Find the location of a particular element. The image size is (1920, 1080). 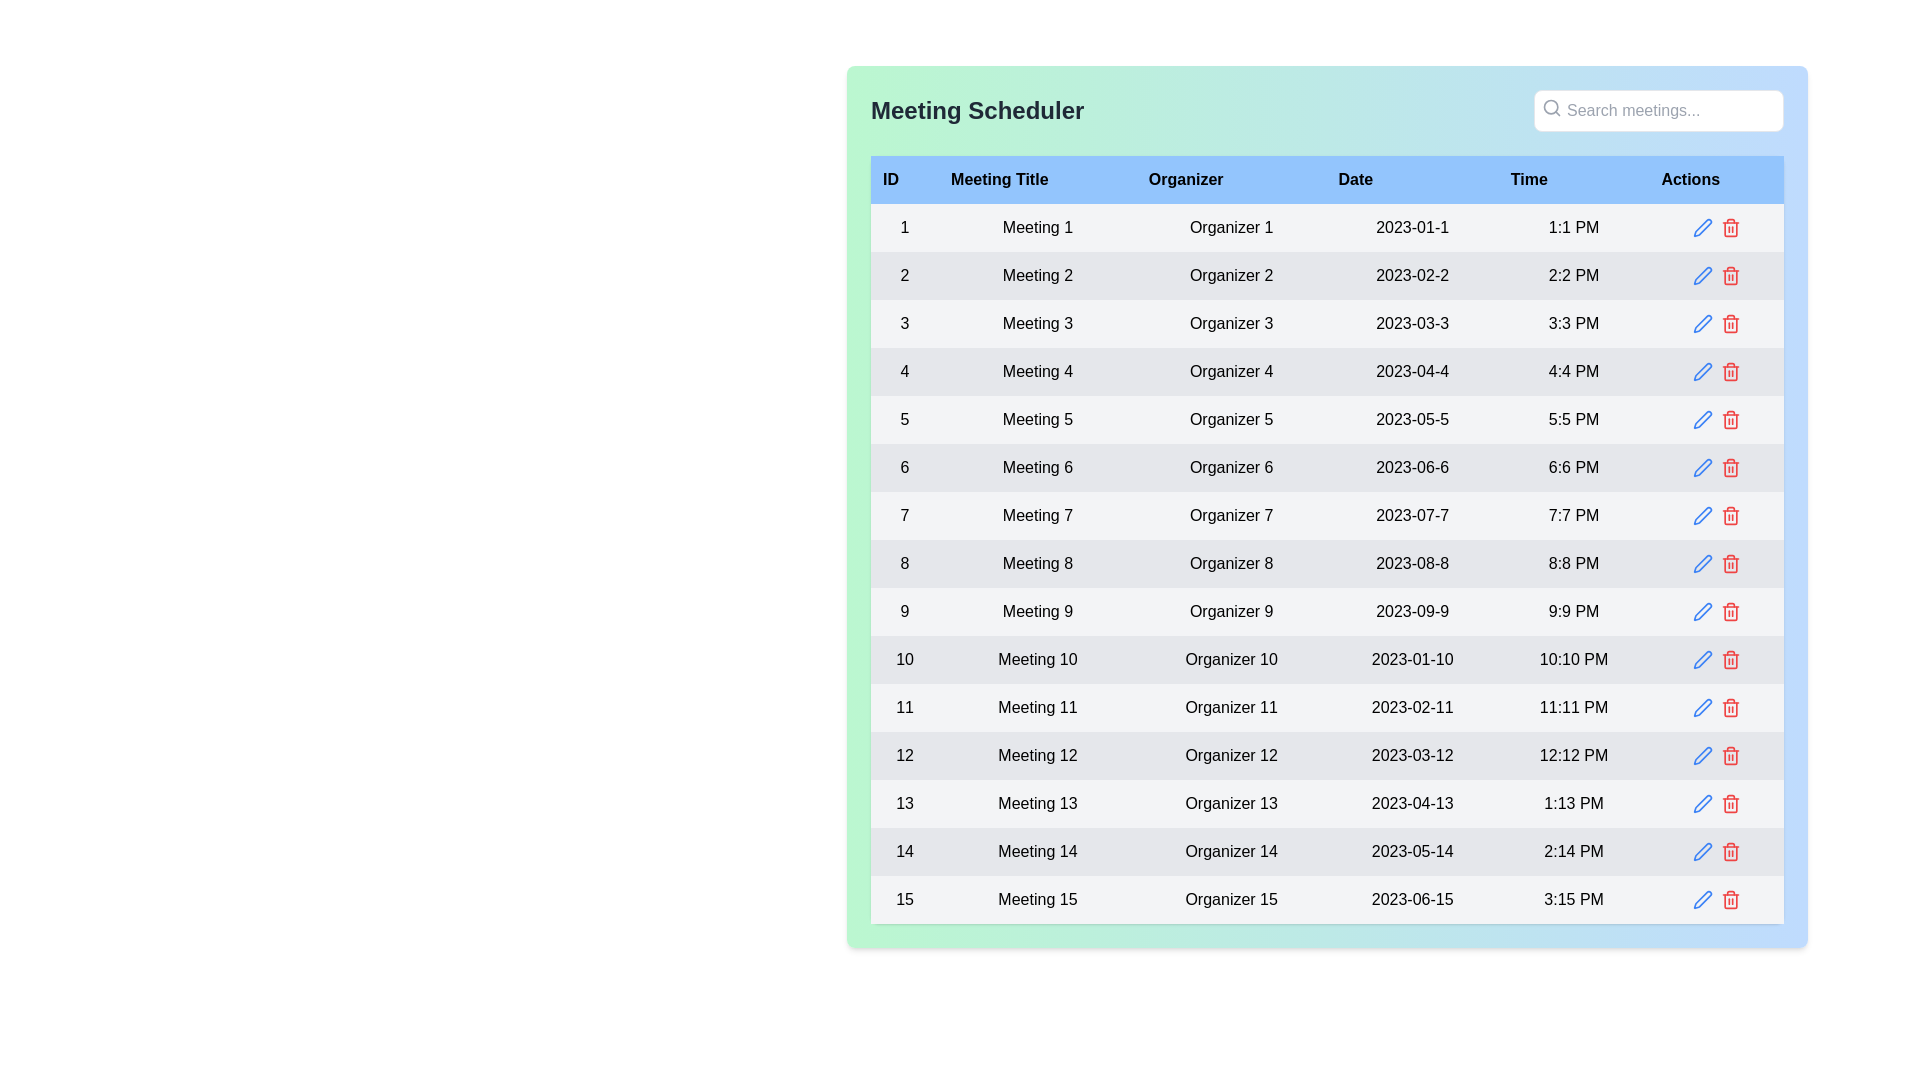

the pencil icon in the Actions column of the table row for Meeting 1 is located at coordinates (1715, 226).